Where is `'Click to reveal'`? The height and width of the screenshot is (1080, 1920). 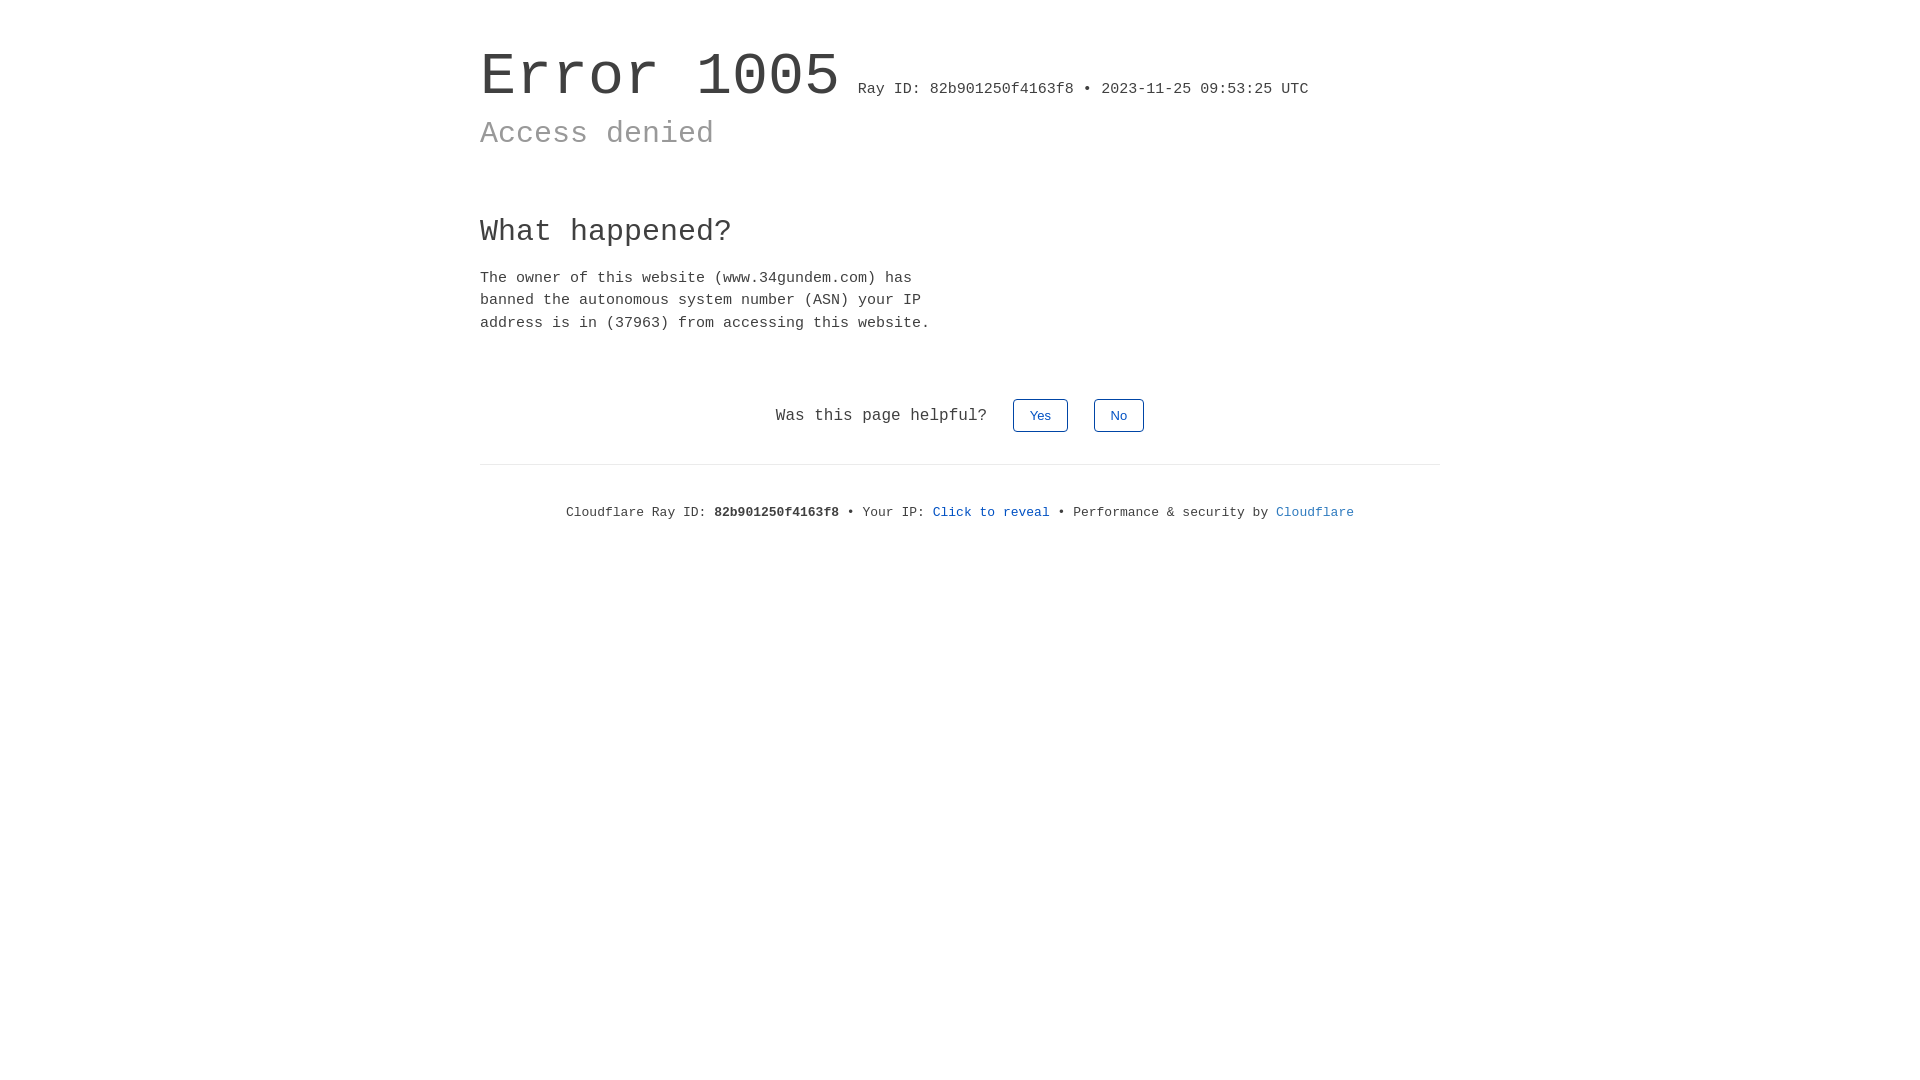
'Click to reveal' is located at coordinates (991, 511).